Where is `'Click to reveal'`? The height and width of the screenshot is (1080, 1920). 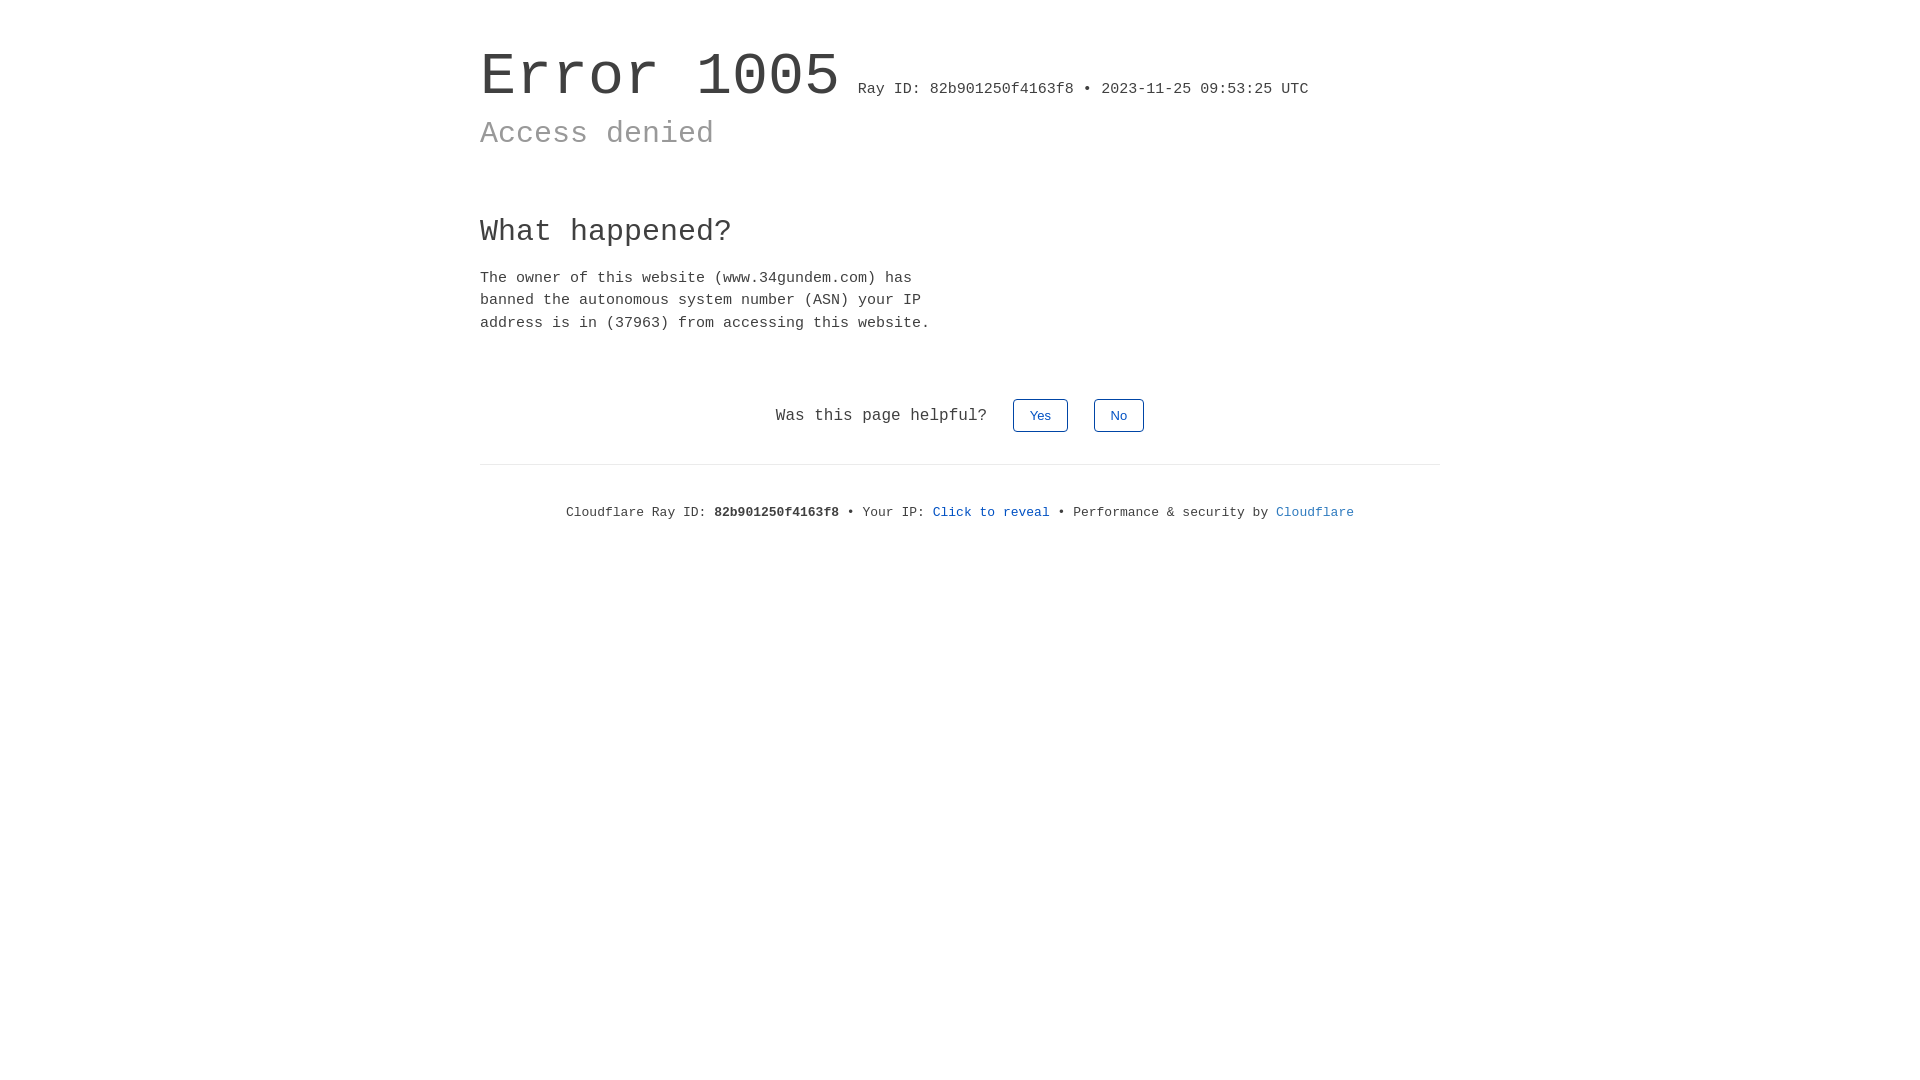
'Click to reveal' is located at coordinates (991, 511).